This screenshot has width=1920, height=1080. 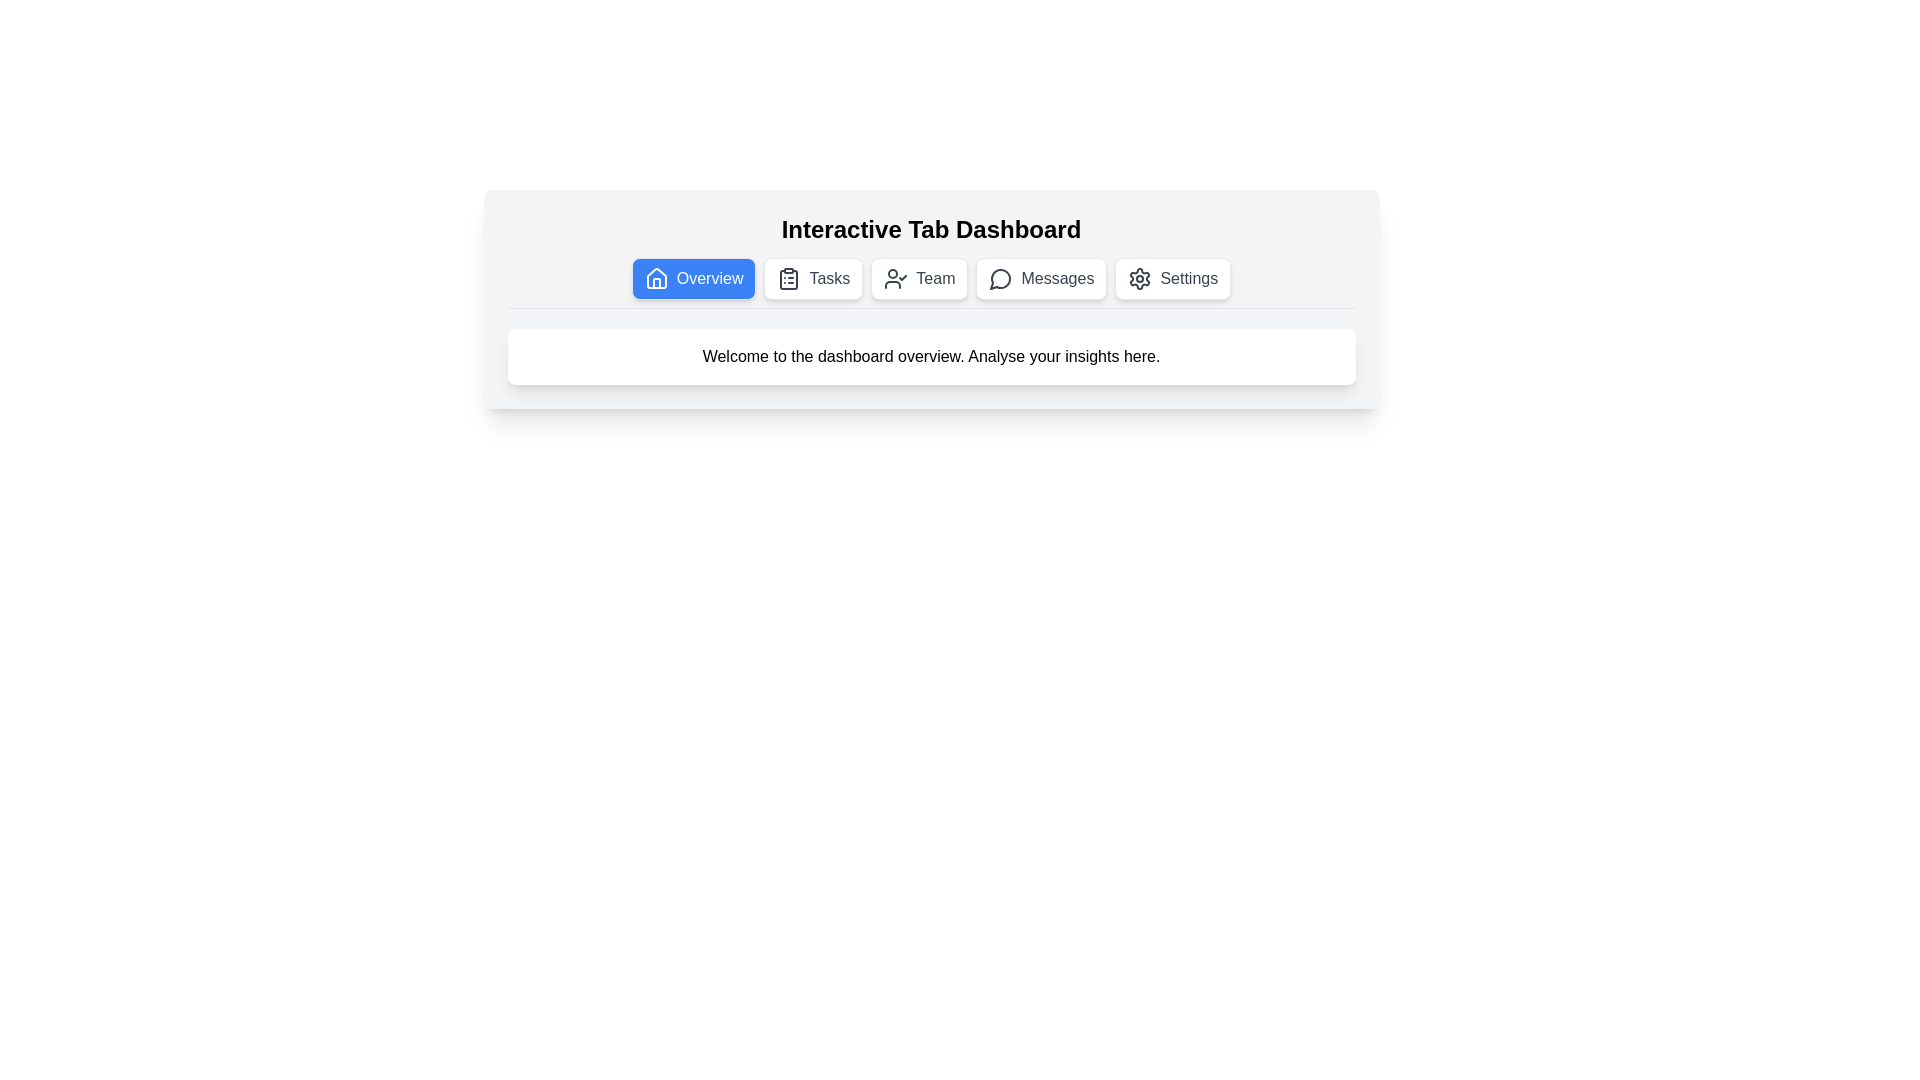 What do you see at coordinates (930, 283) in the screenshot?
I see `the navigation bar located below the heading 'Interactive Tab Dashboard' to observe visual feedback on the buttons` at bounding box center [930, 283].